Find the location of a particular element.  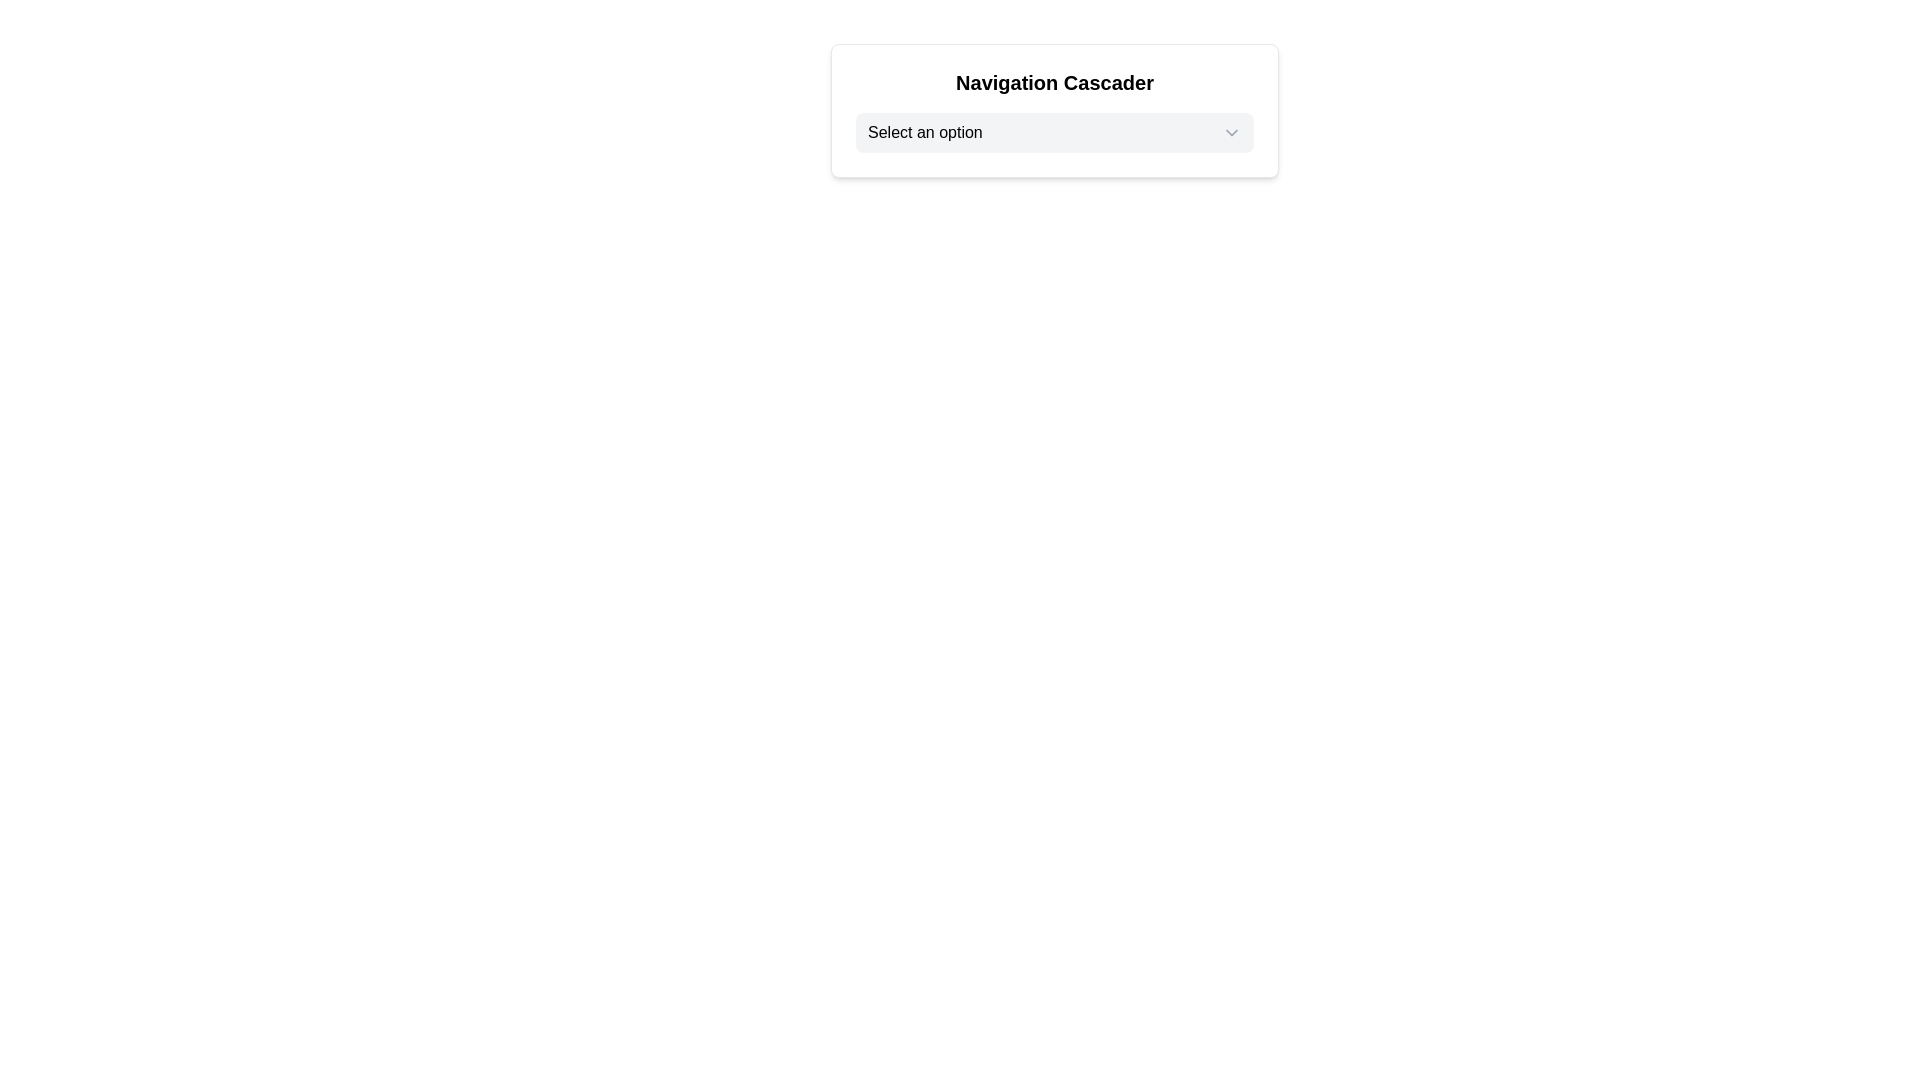

the downwards chevron icon located at the right end inside the input field of the dropdown selection interface is located at coordinates (1231, 132).